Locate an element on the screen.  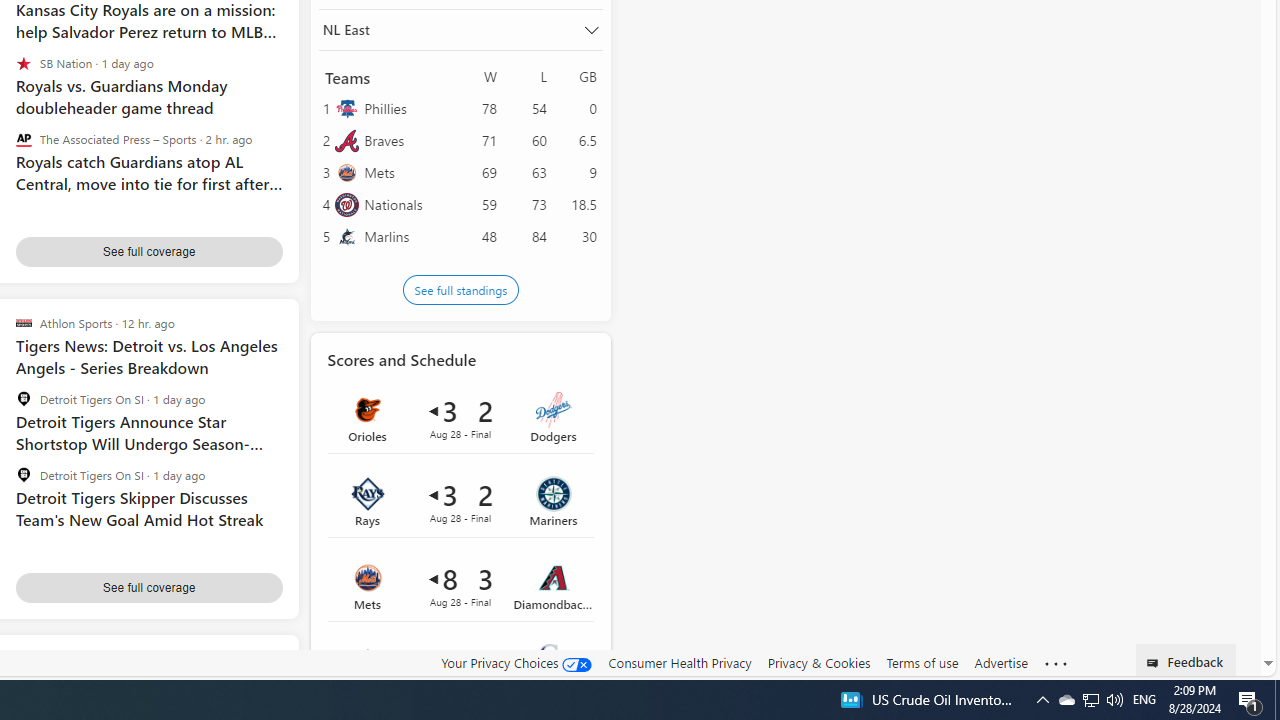
'Your Privacy Choices' is located at coordinates (517, 662).